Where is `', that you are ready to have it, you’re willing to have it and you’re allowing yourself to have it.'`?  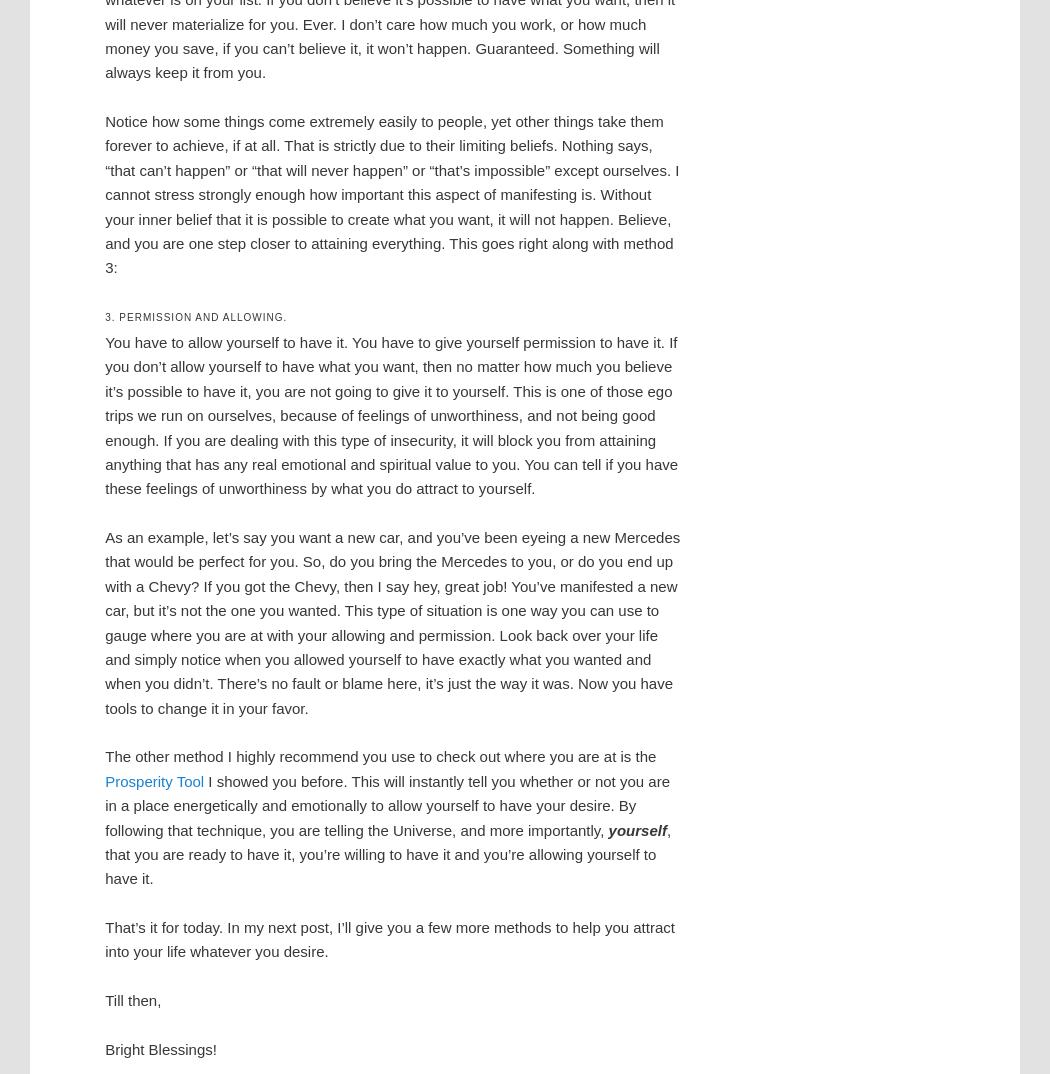
', that you are ready to have it, you’re willing to have it and you’re allowing yourself to have it.' is located at coordinates (387, 854).